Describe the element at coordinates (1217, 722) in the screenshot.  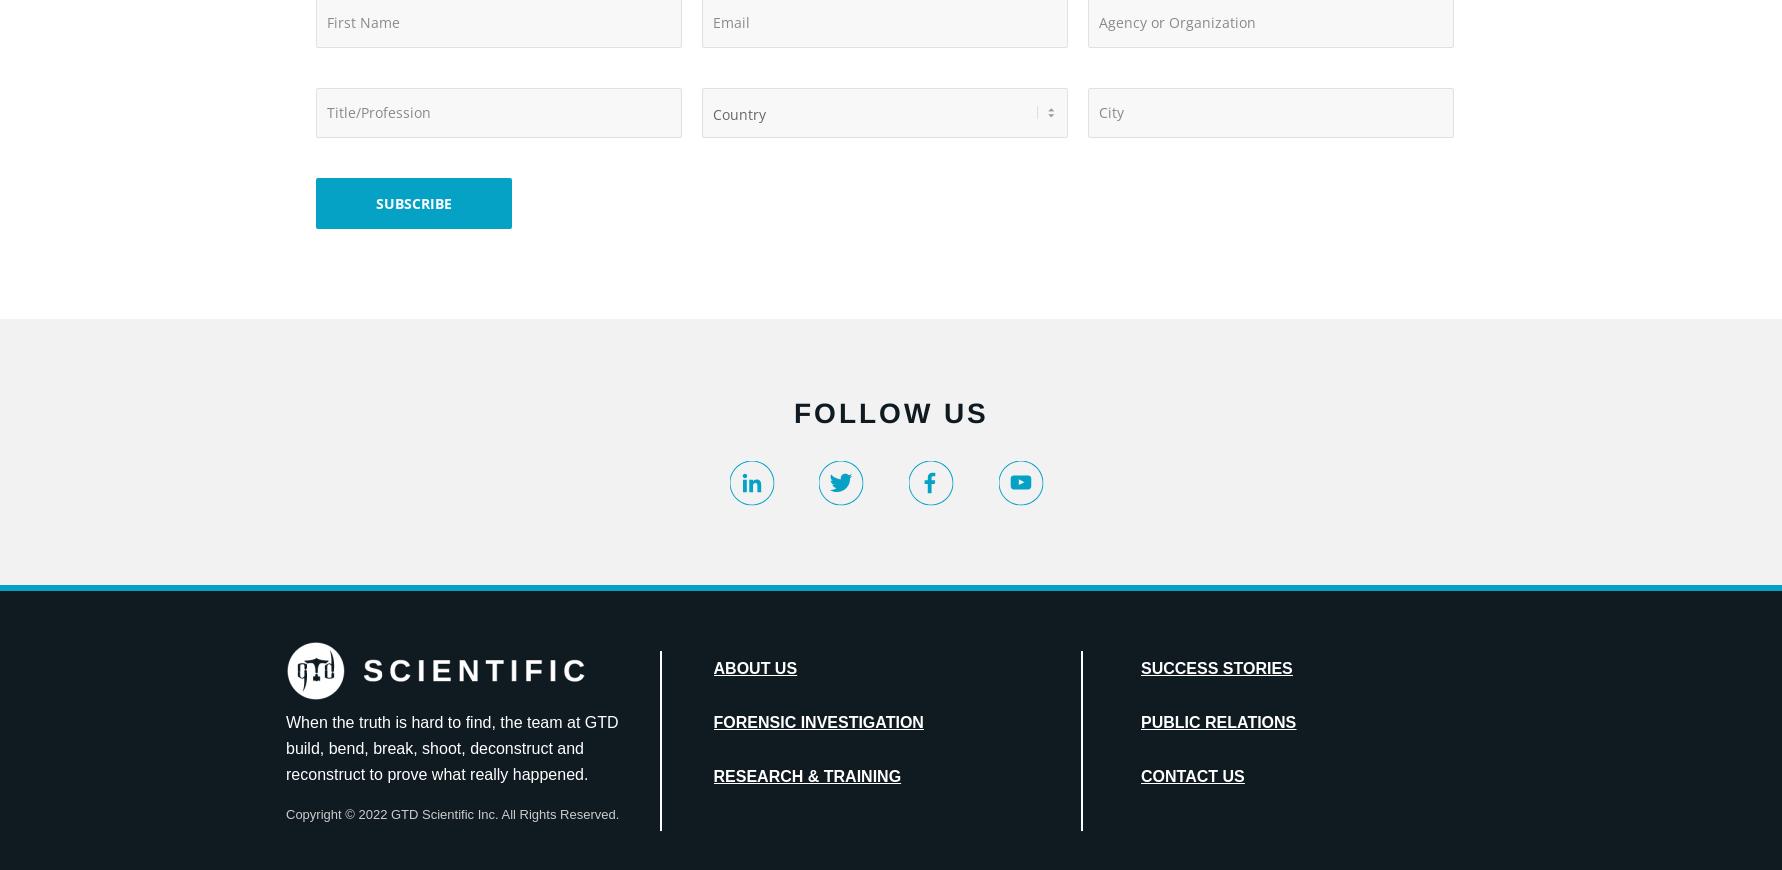
I see `'Public Relations'` at that location.